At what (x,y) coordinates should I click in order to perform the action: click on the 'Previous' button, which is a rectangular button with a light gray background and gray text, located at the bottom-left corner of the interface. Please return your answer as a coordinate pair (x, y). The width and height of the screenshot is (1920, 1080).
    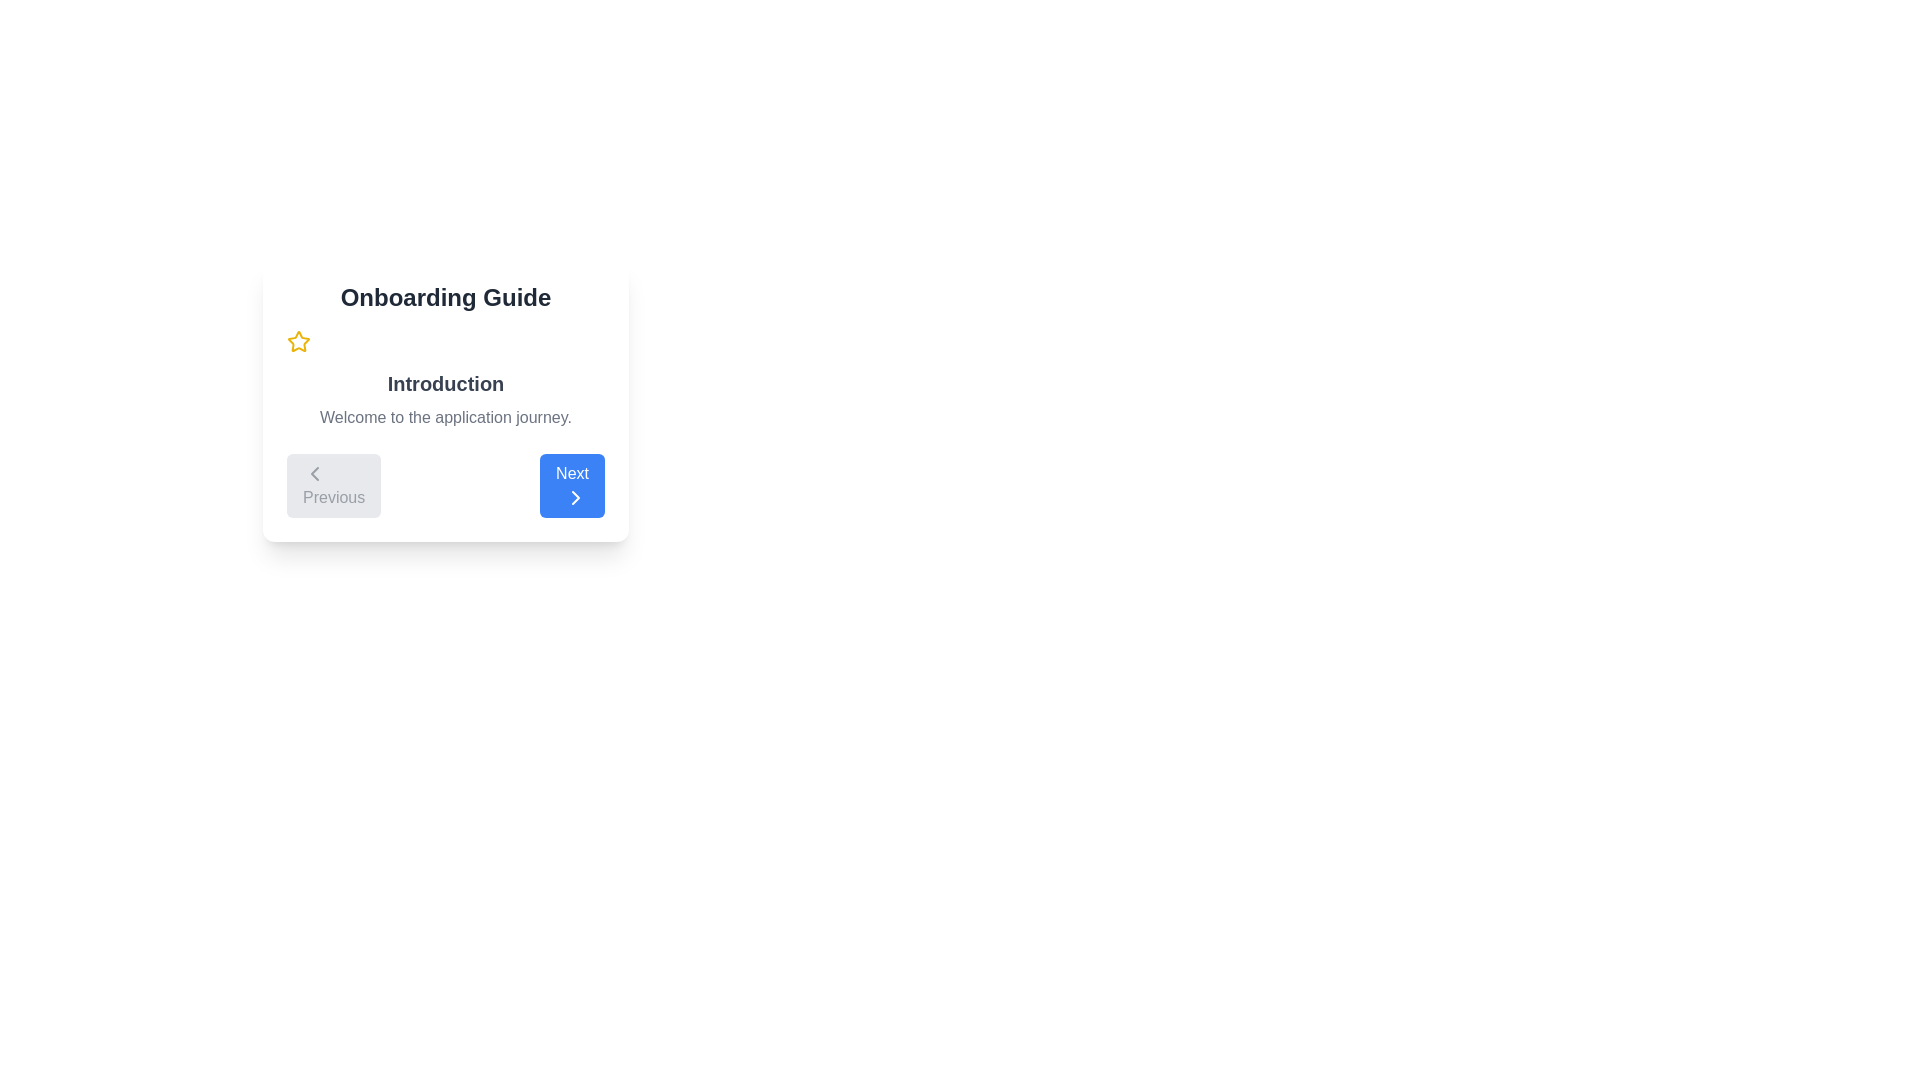
    Looking at the image, I should click on (334, 486).